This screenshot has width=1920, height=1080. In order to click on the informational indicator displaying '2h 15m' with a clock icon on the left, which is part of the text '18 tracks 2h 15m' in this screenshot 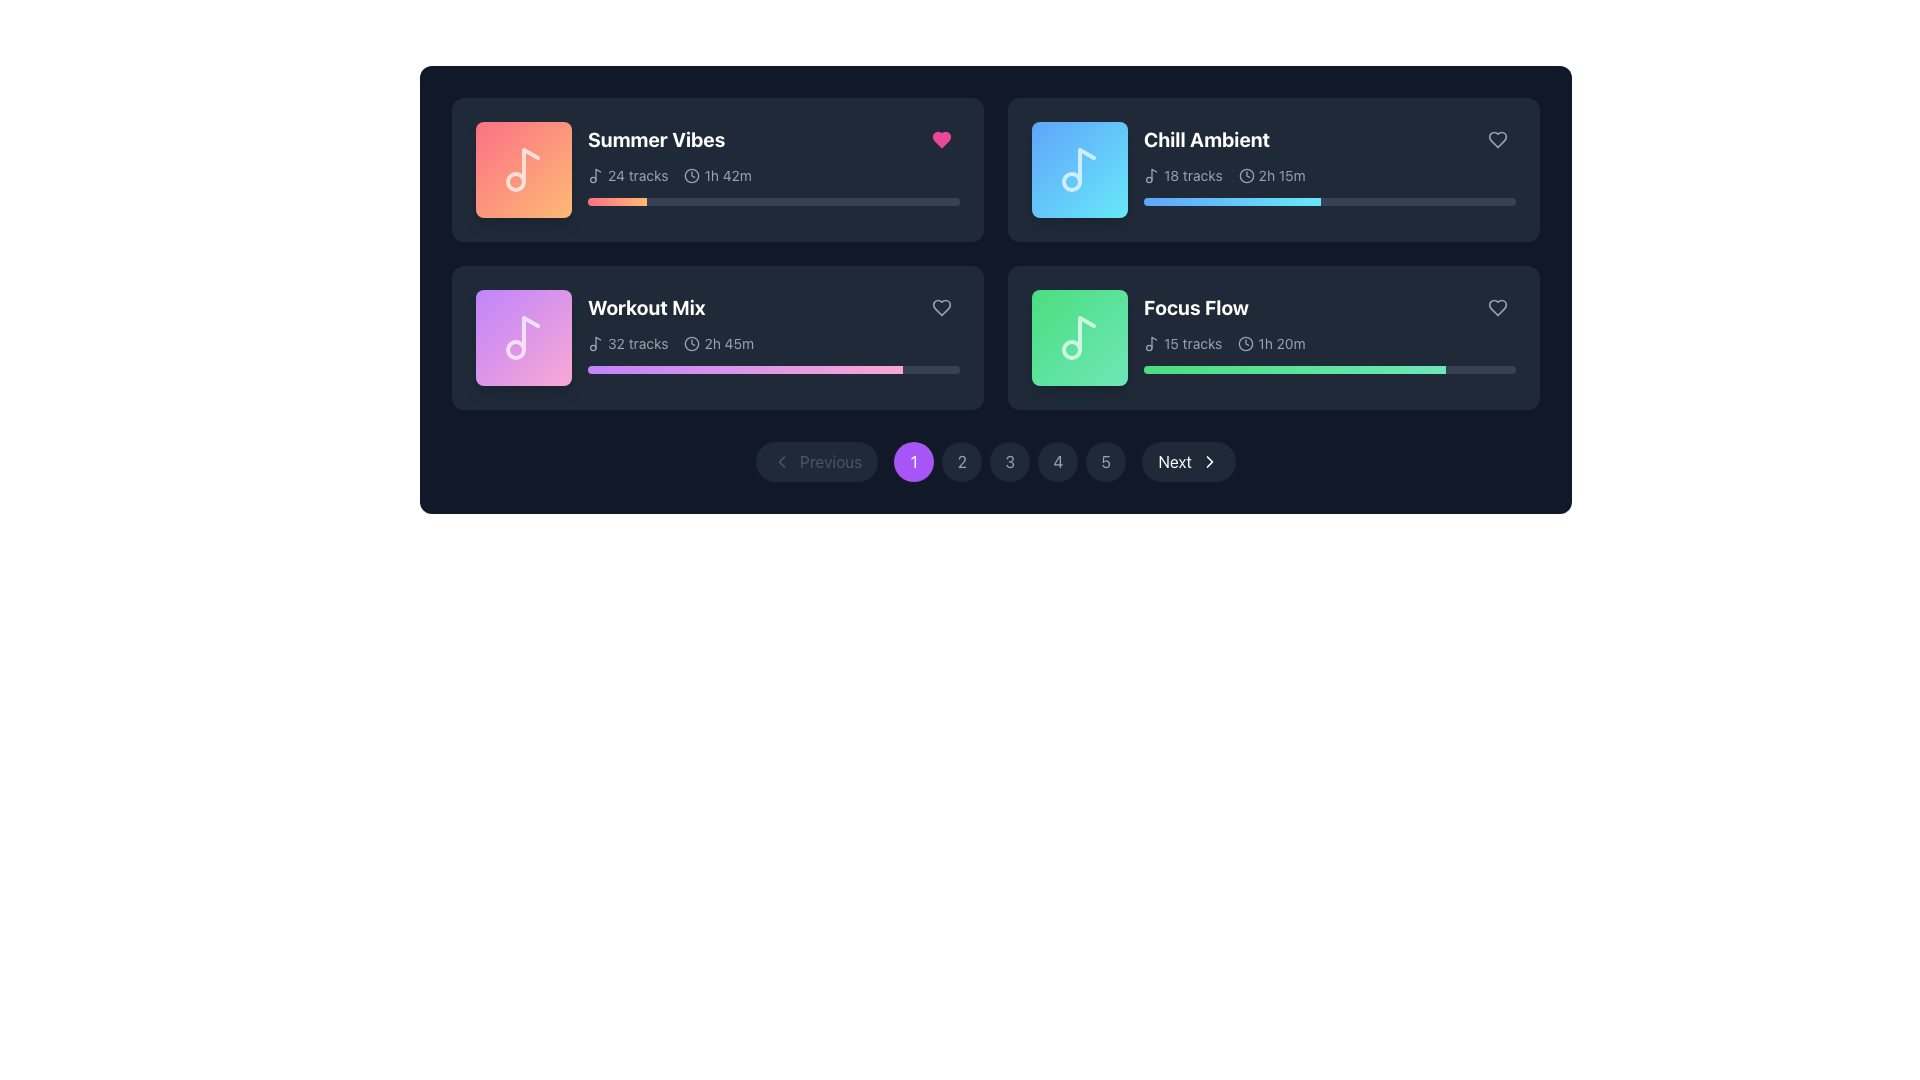, I will do `click(1271, 175)`.